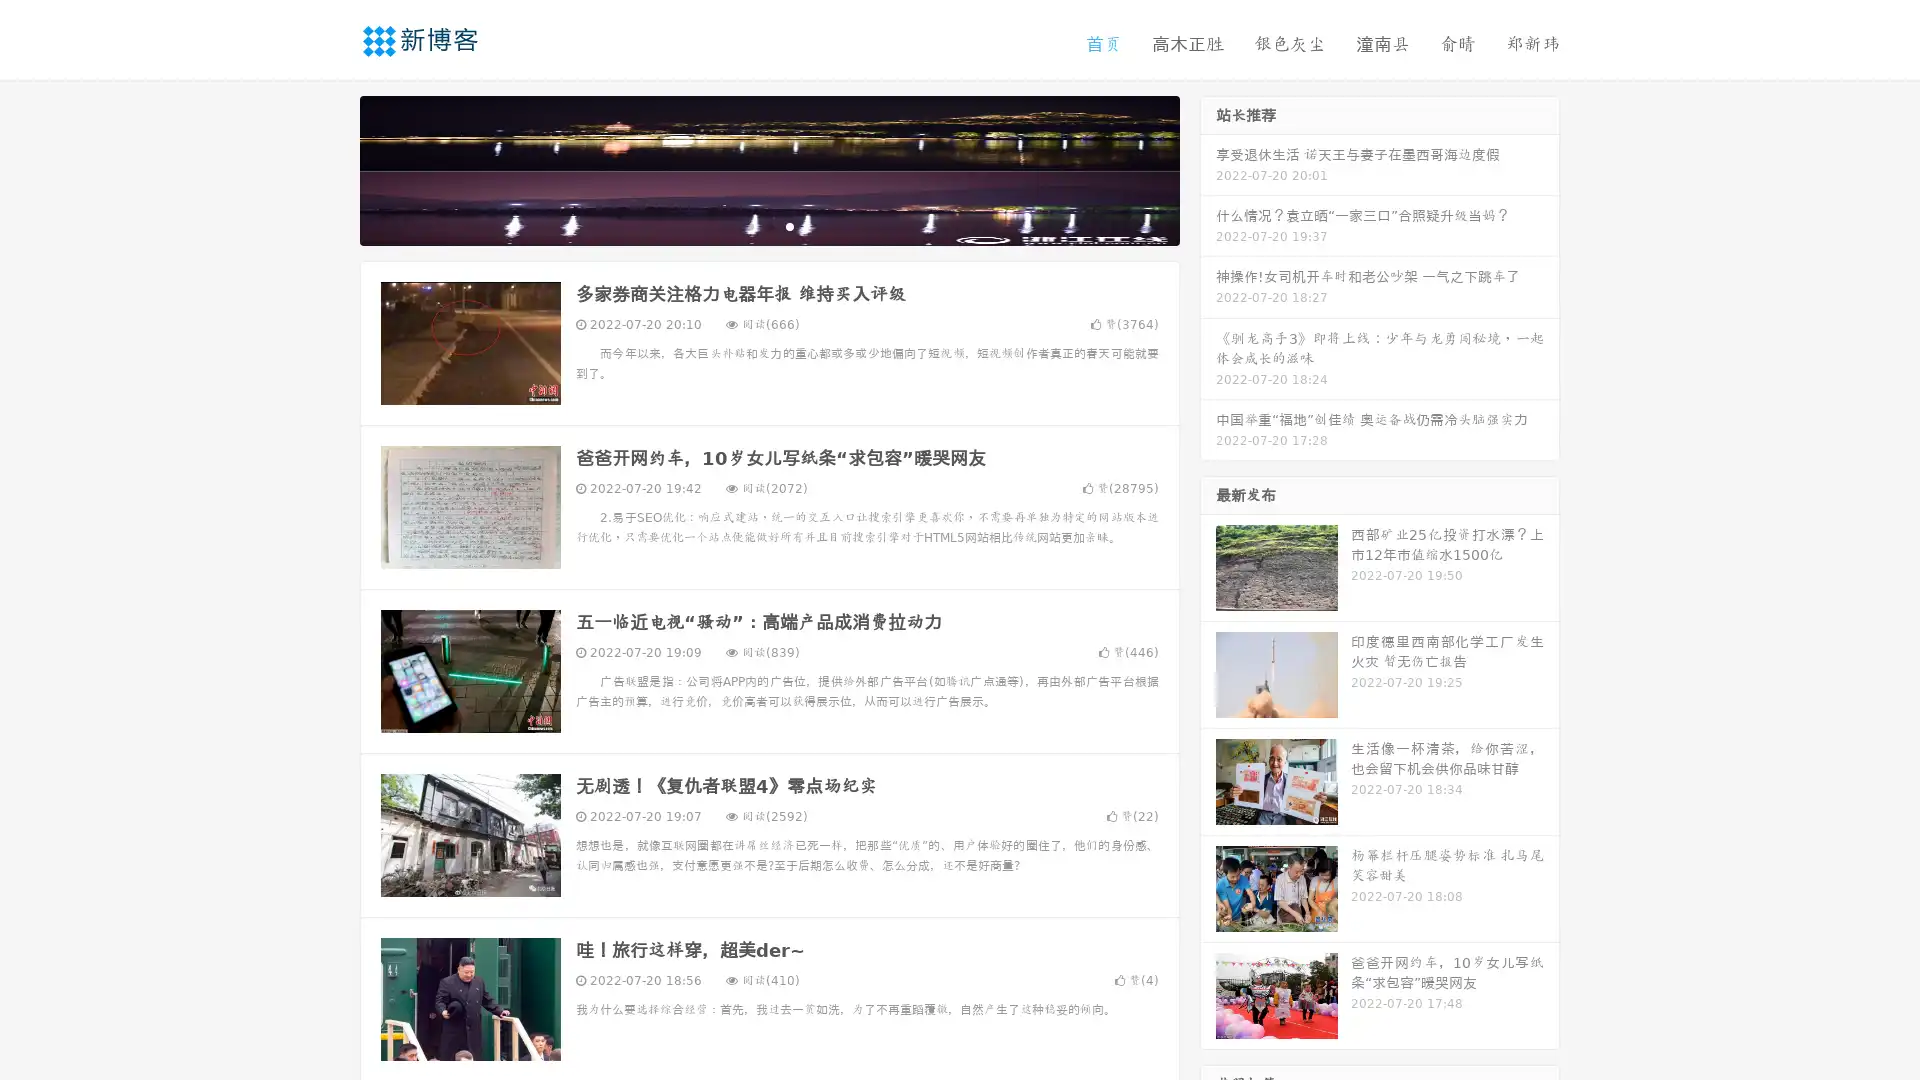 The height and width of the screenshot is (1080, 1920). Describe the element at coordinates (789, 225) in the screenshot. I see `Go to slide 3` at that location.